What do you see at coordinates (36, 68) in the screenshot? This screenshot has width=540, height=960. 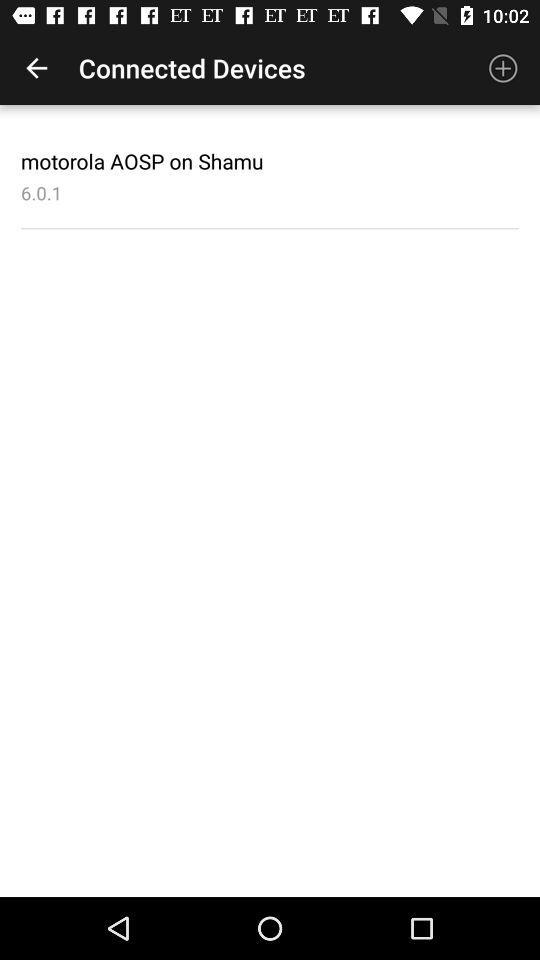 I see `the icon above the motorola aosp on icon` at bounding box center [36, 68].